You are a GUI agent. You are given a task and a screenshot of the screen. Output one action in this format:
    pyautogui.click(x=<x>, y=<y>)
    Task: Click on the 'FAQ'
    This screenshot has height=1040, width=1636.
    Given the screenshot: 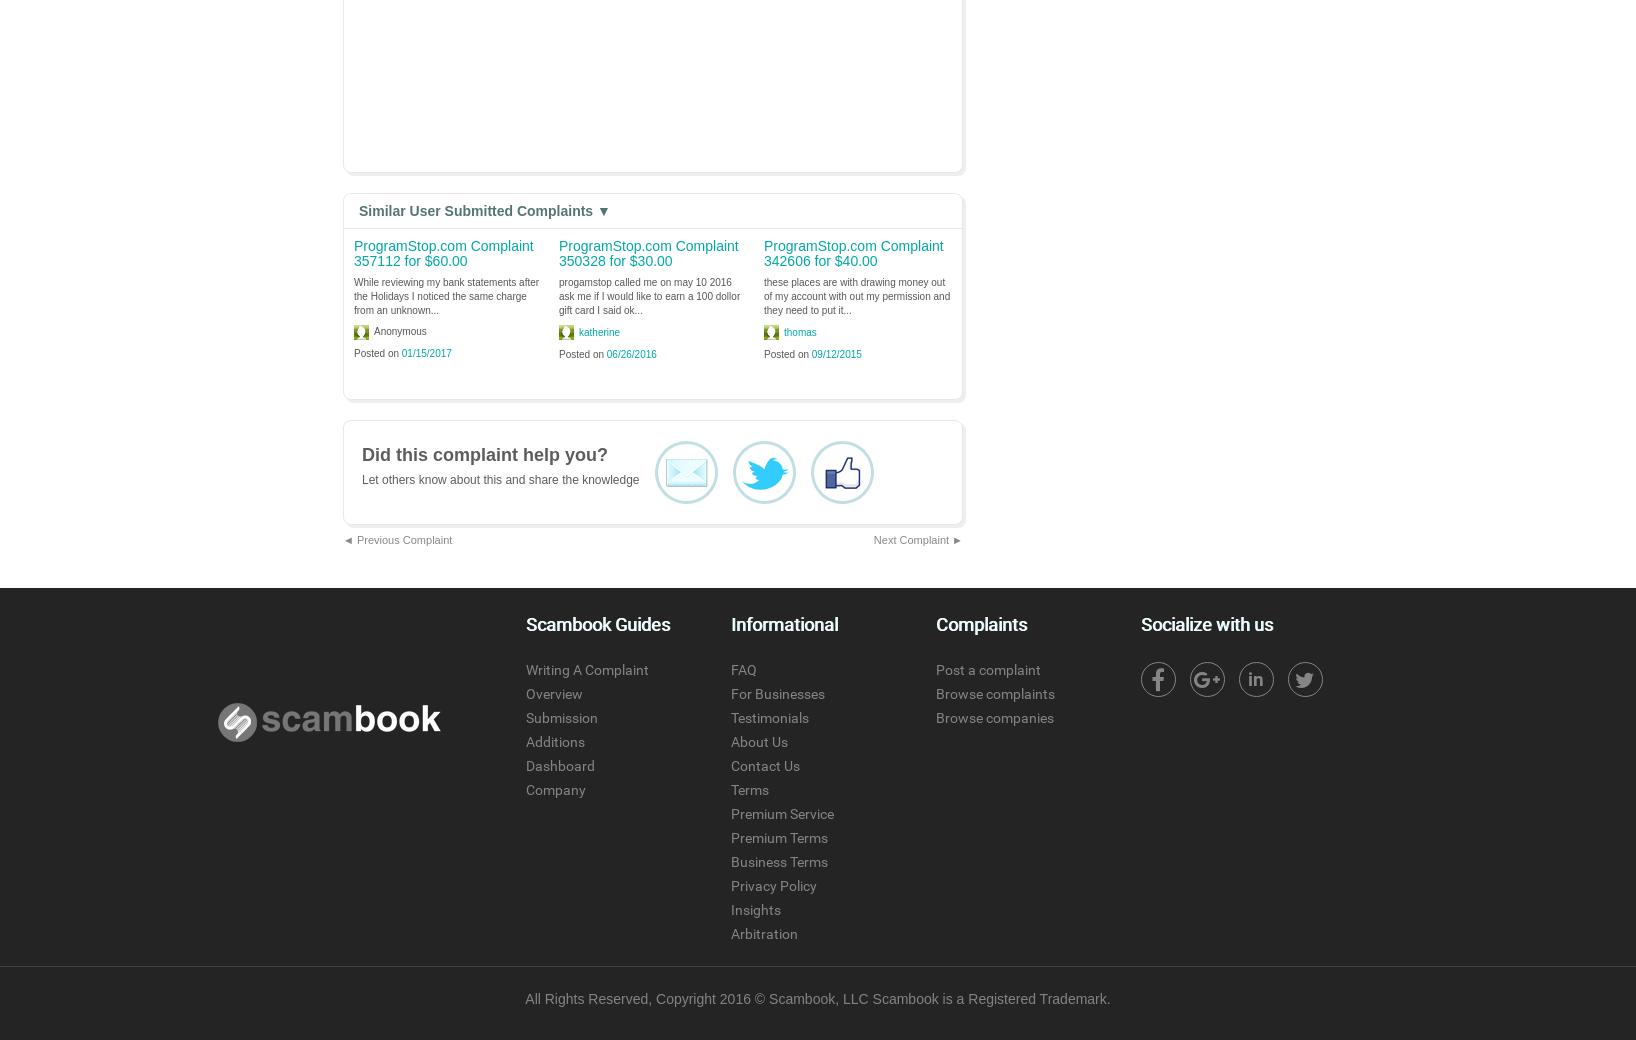 What is the action you would take?
    pyautogui.click(x=742, y=669)
    